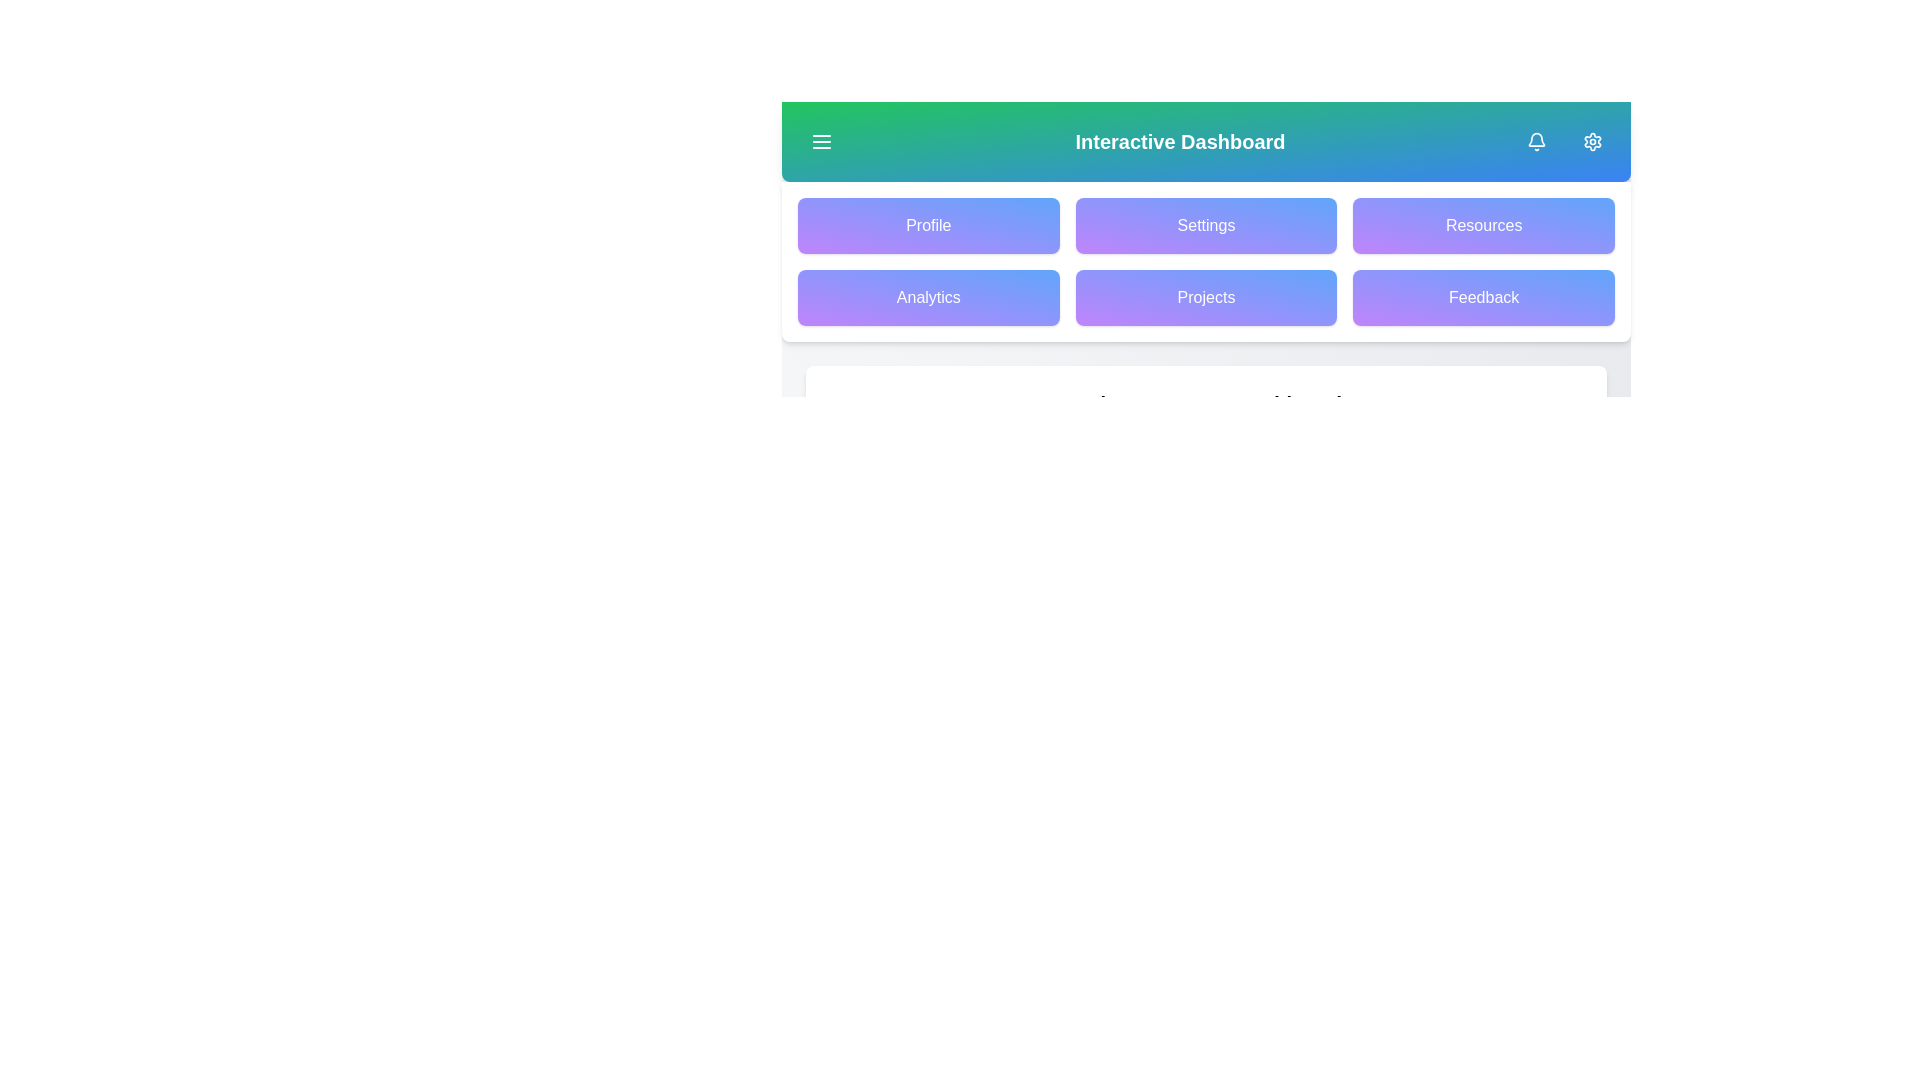 Image resolution: width=1920 pixels, height=1080 pixels. What do you see at coordinates (1483, 225) in the screenshot?
I see `the Resources button to navigate to the corresponding section` at bounding box center [1483, 225].